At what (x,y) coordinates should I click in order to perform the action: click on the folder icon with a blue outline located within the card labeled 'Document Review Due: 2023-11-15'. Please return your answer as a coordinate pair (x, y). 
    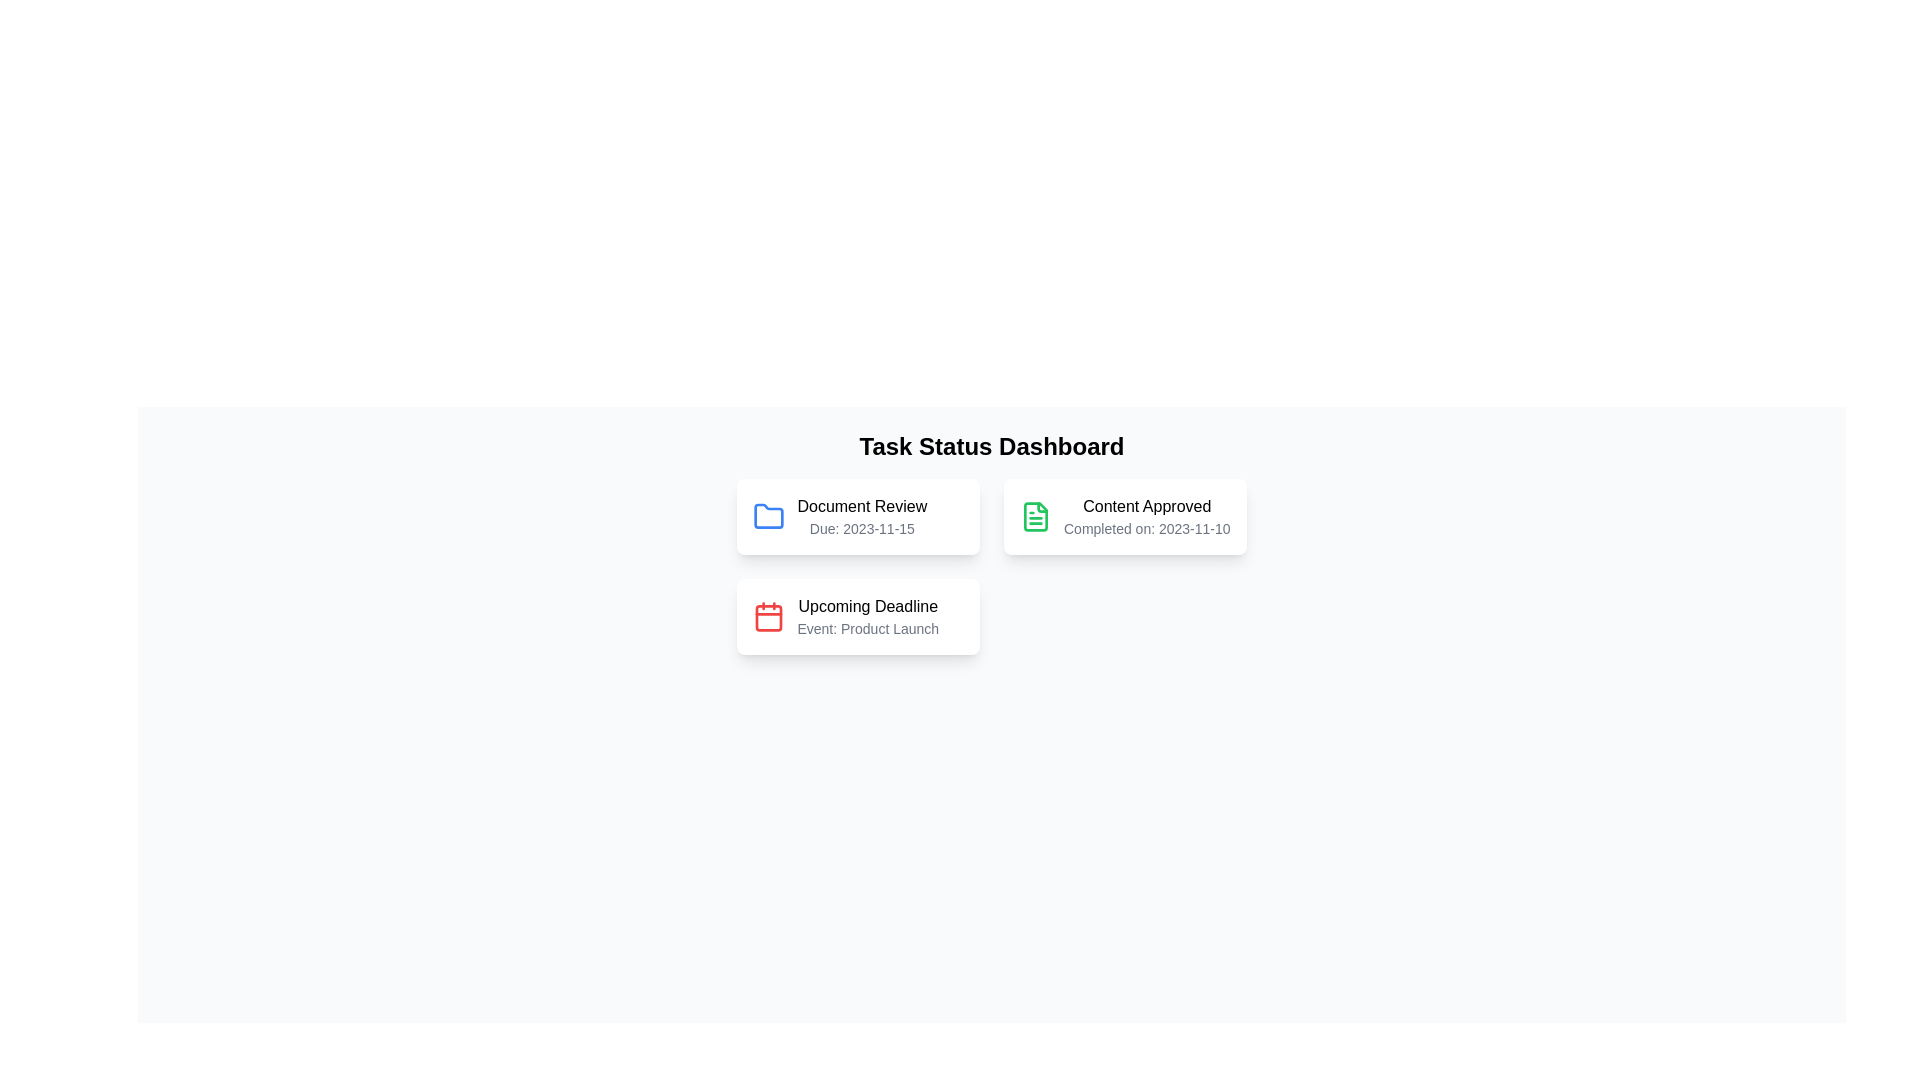
    Looking at the image, I should click on (768, 515).